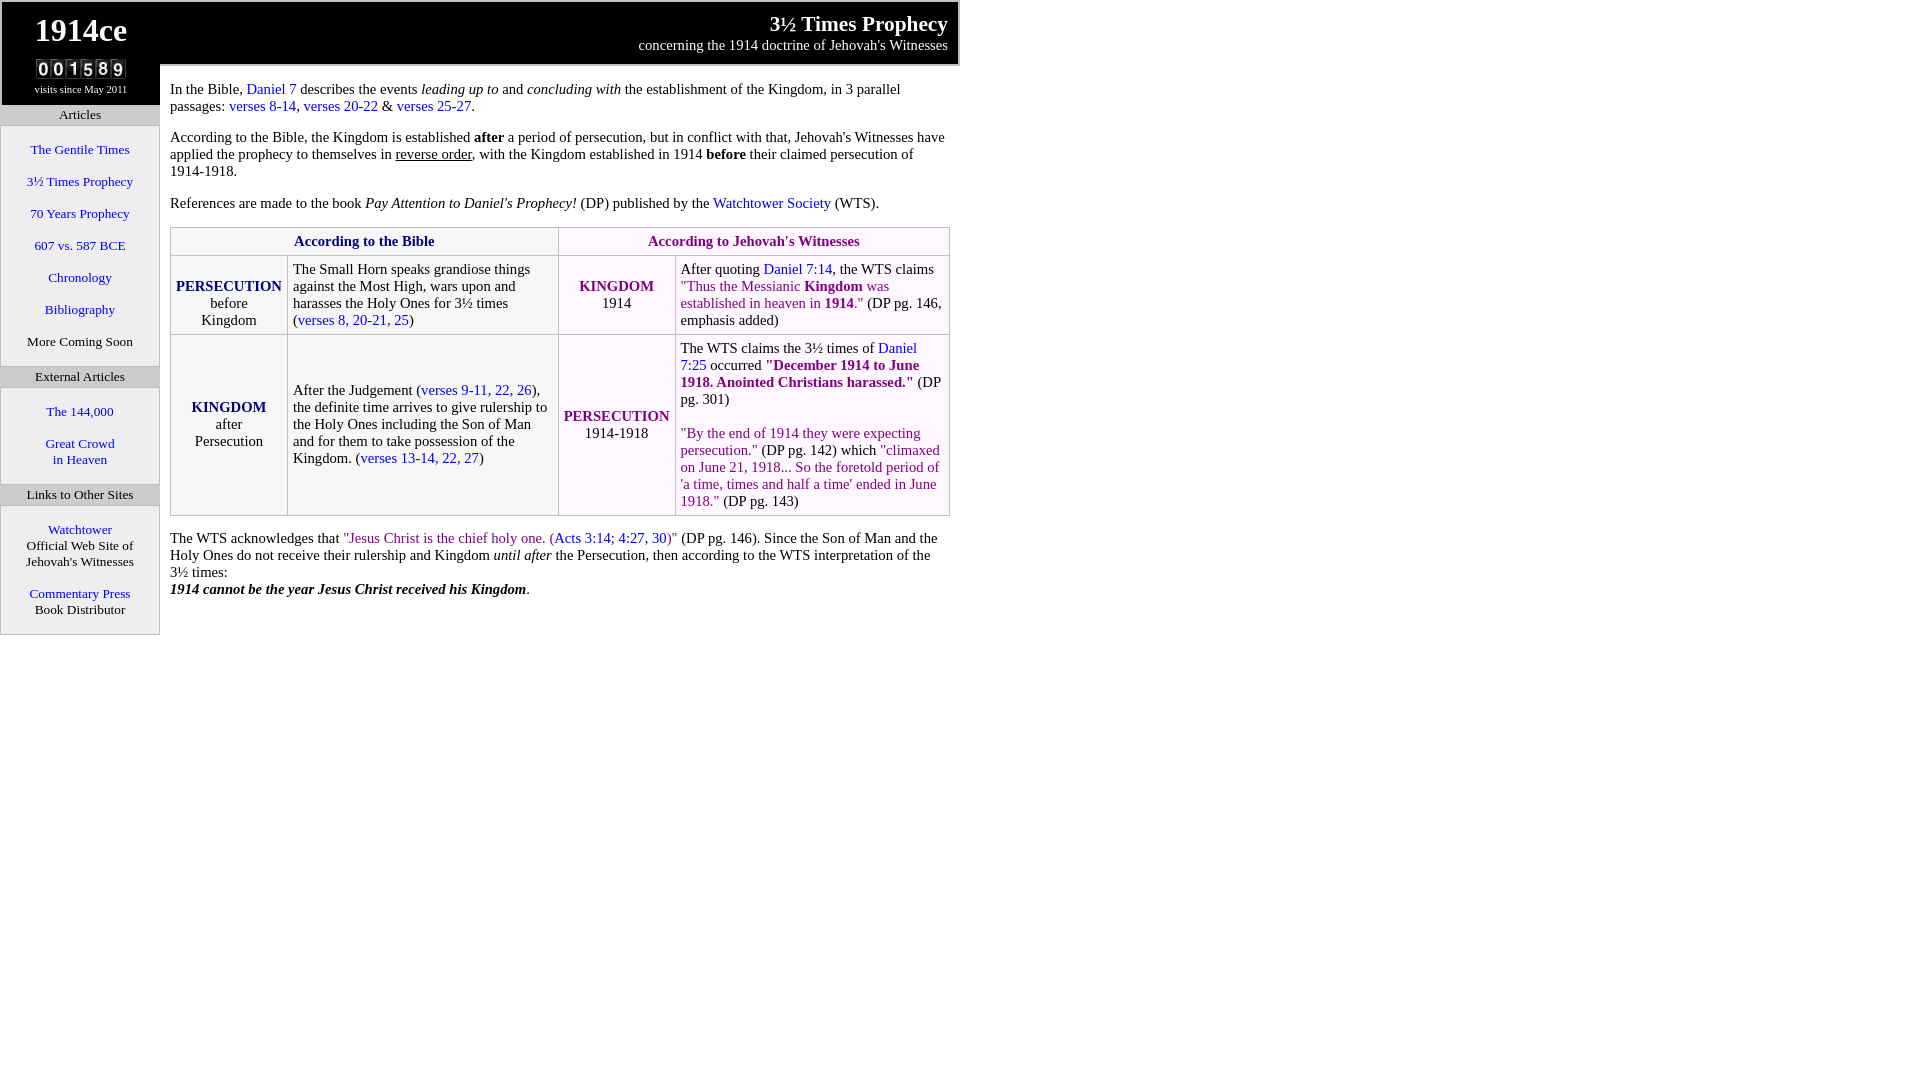 The width and height of the screenshot is (1920, 1080). What do you see at coordinates (797, 268) in the screenshot?
I see `'Daniel 7:14'` at bounding box center [797, 268].